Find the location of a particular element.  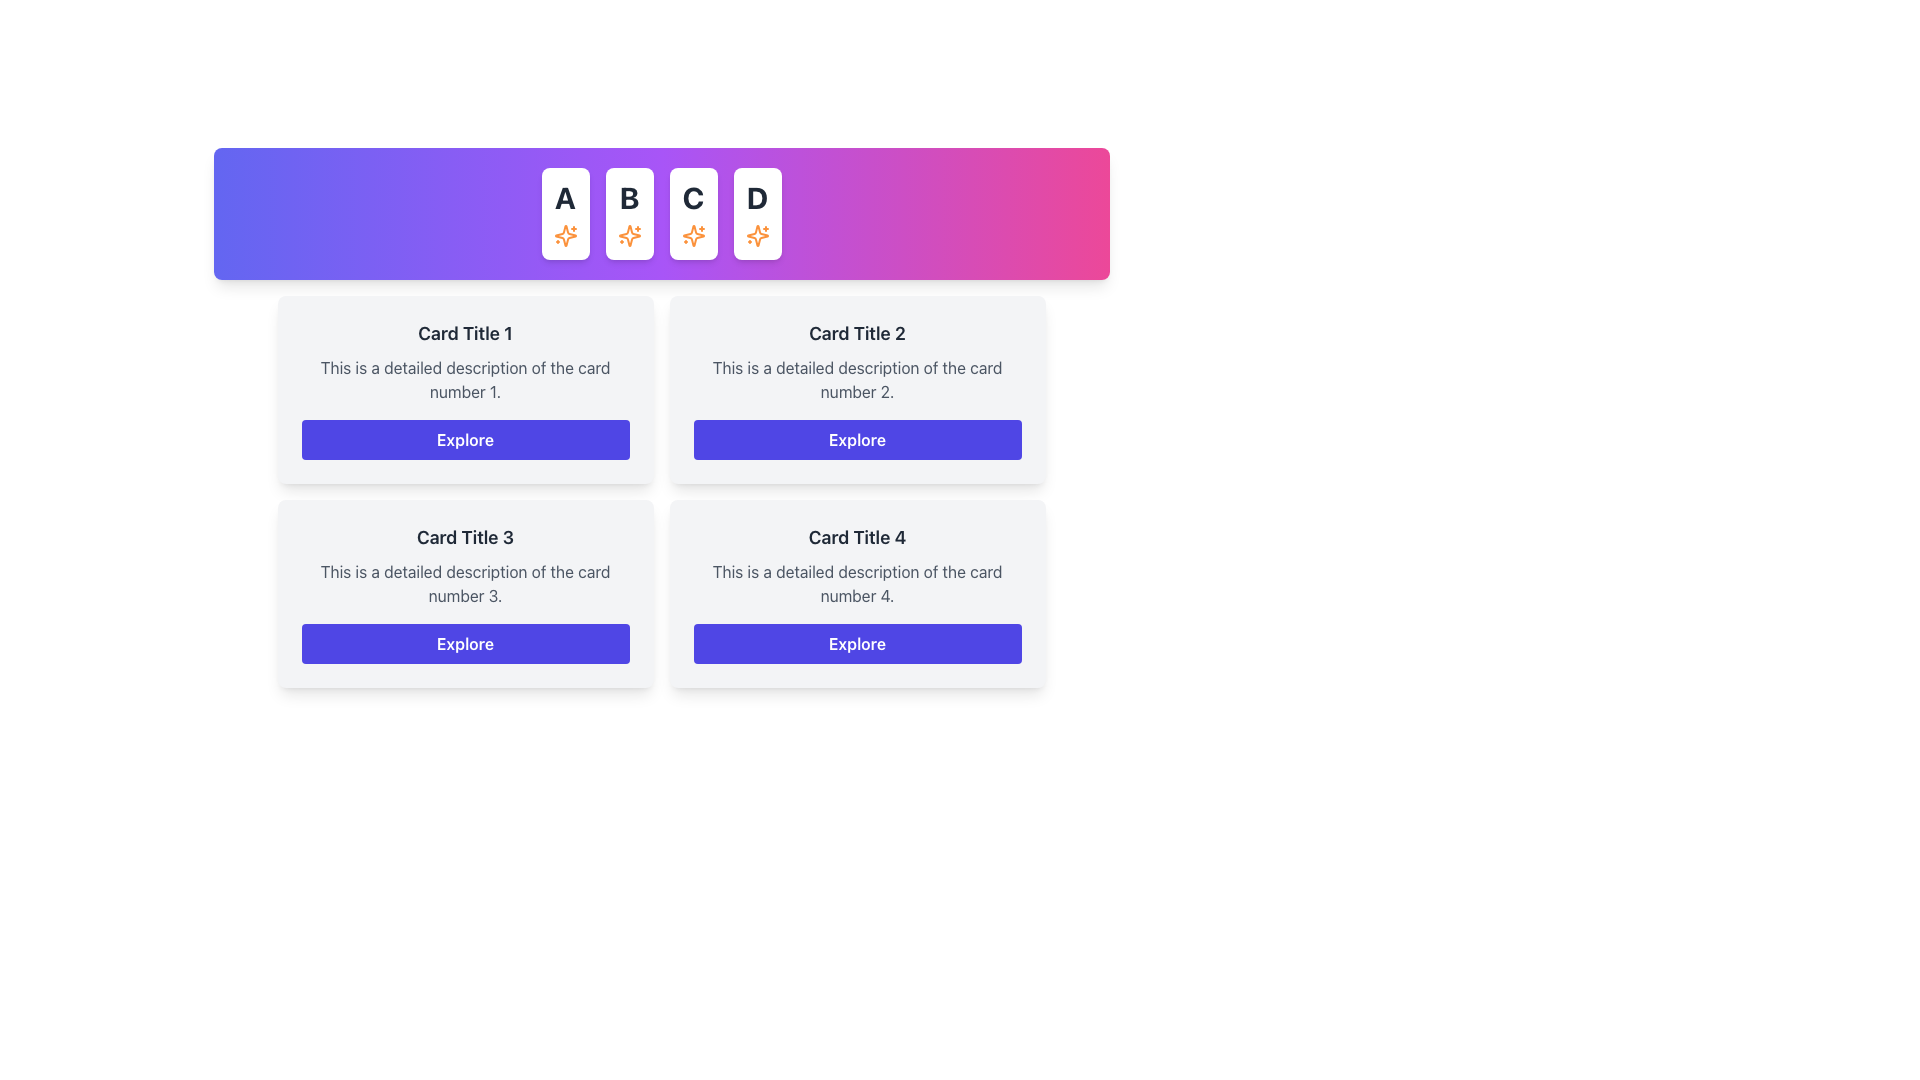

the first card-like component displaying the large, bold letter 'A' in gray with an orange sparkline icon below it is located at coordinates (564, 213).